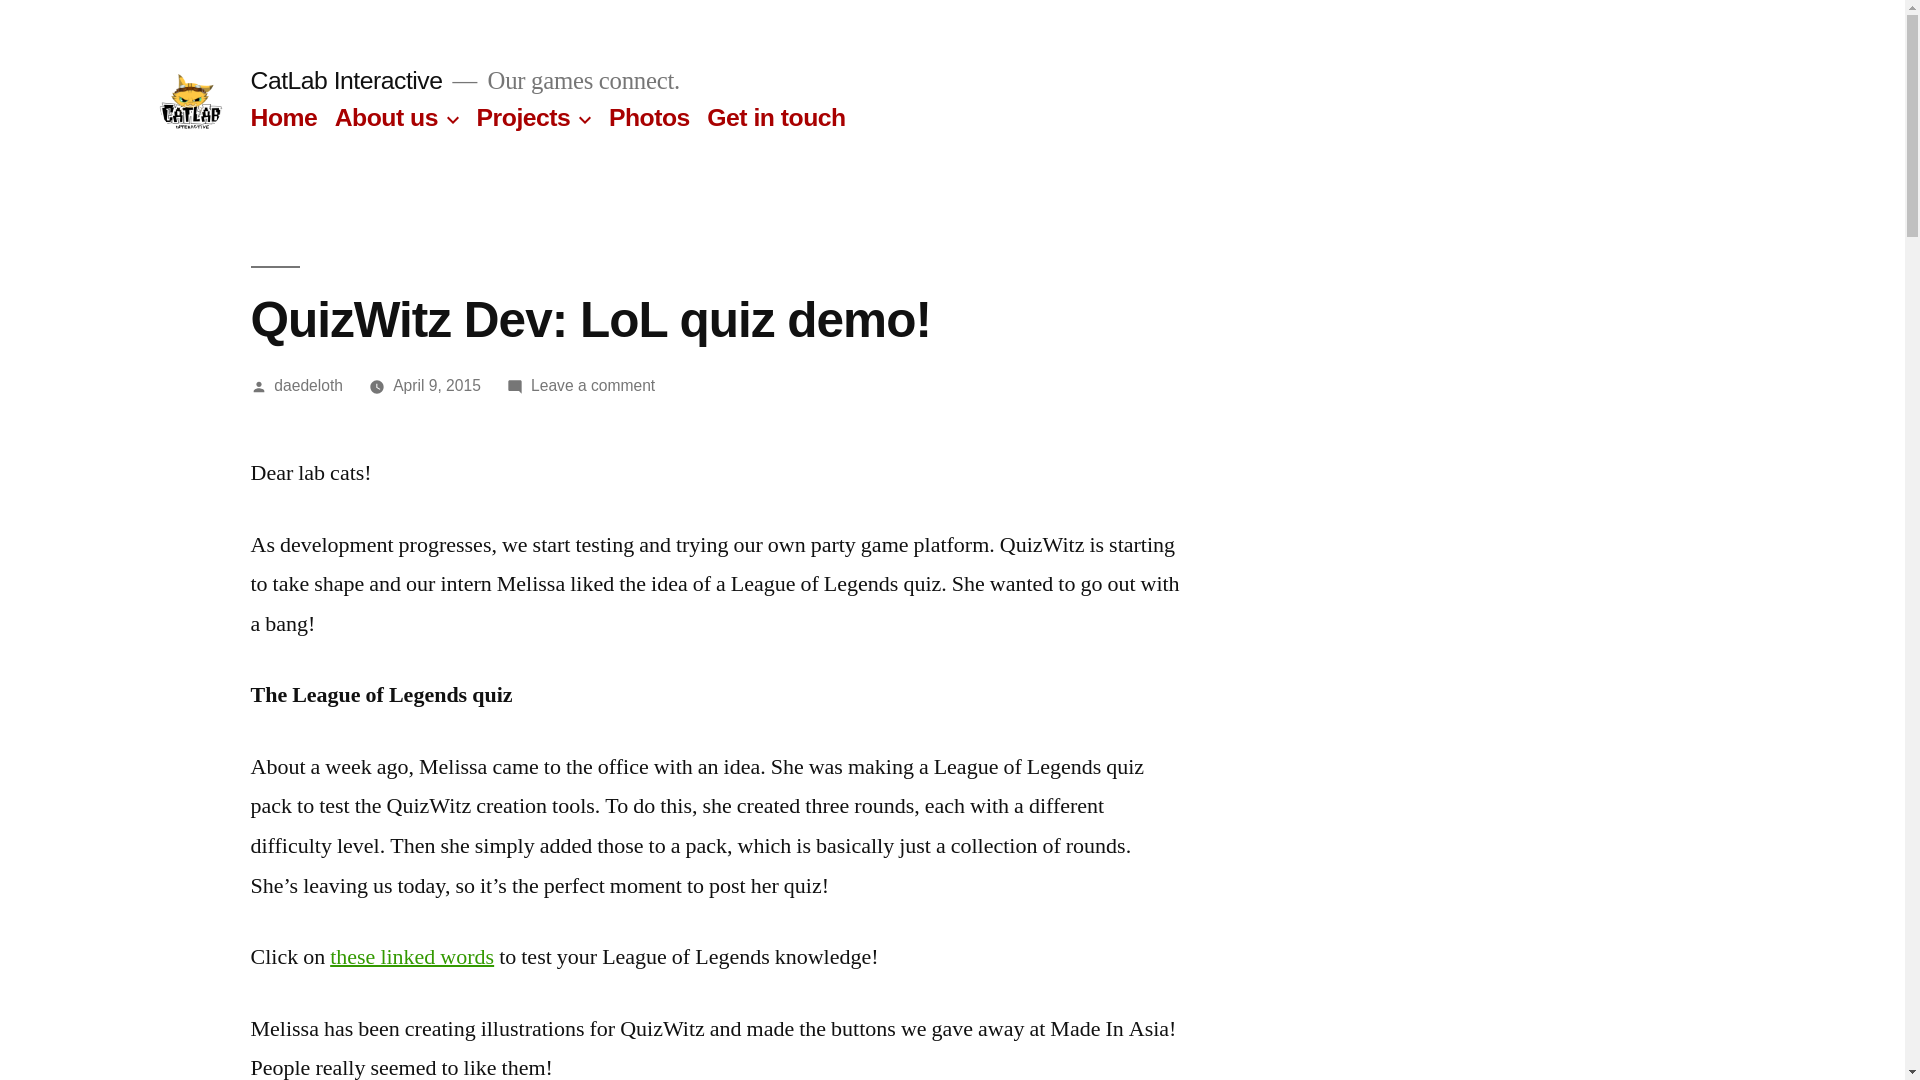 This screenshot has height=1080, width=1920. Describe the element at coordinates (386, 117) in the screenshot. I see `'About us'` at that location.